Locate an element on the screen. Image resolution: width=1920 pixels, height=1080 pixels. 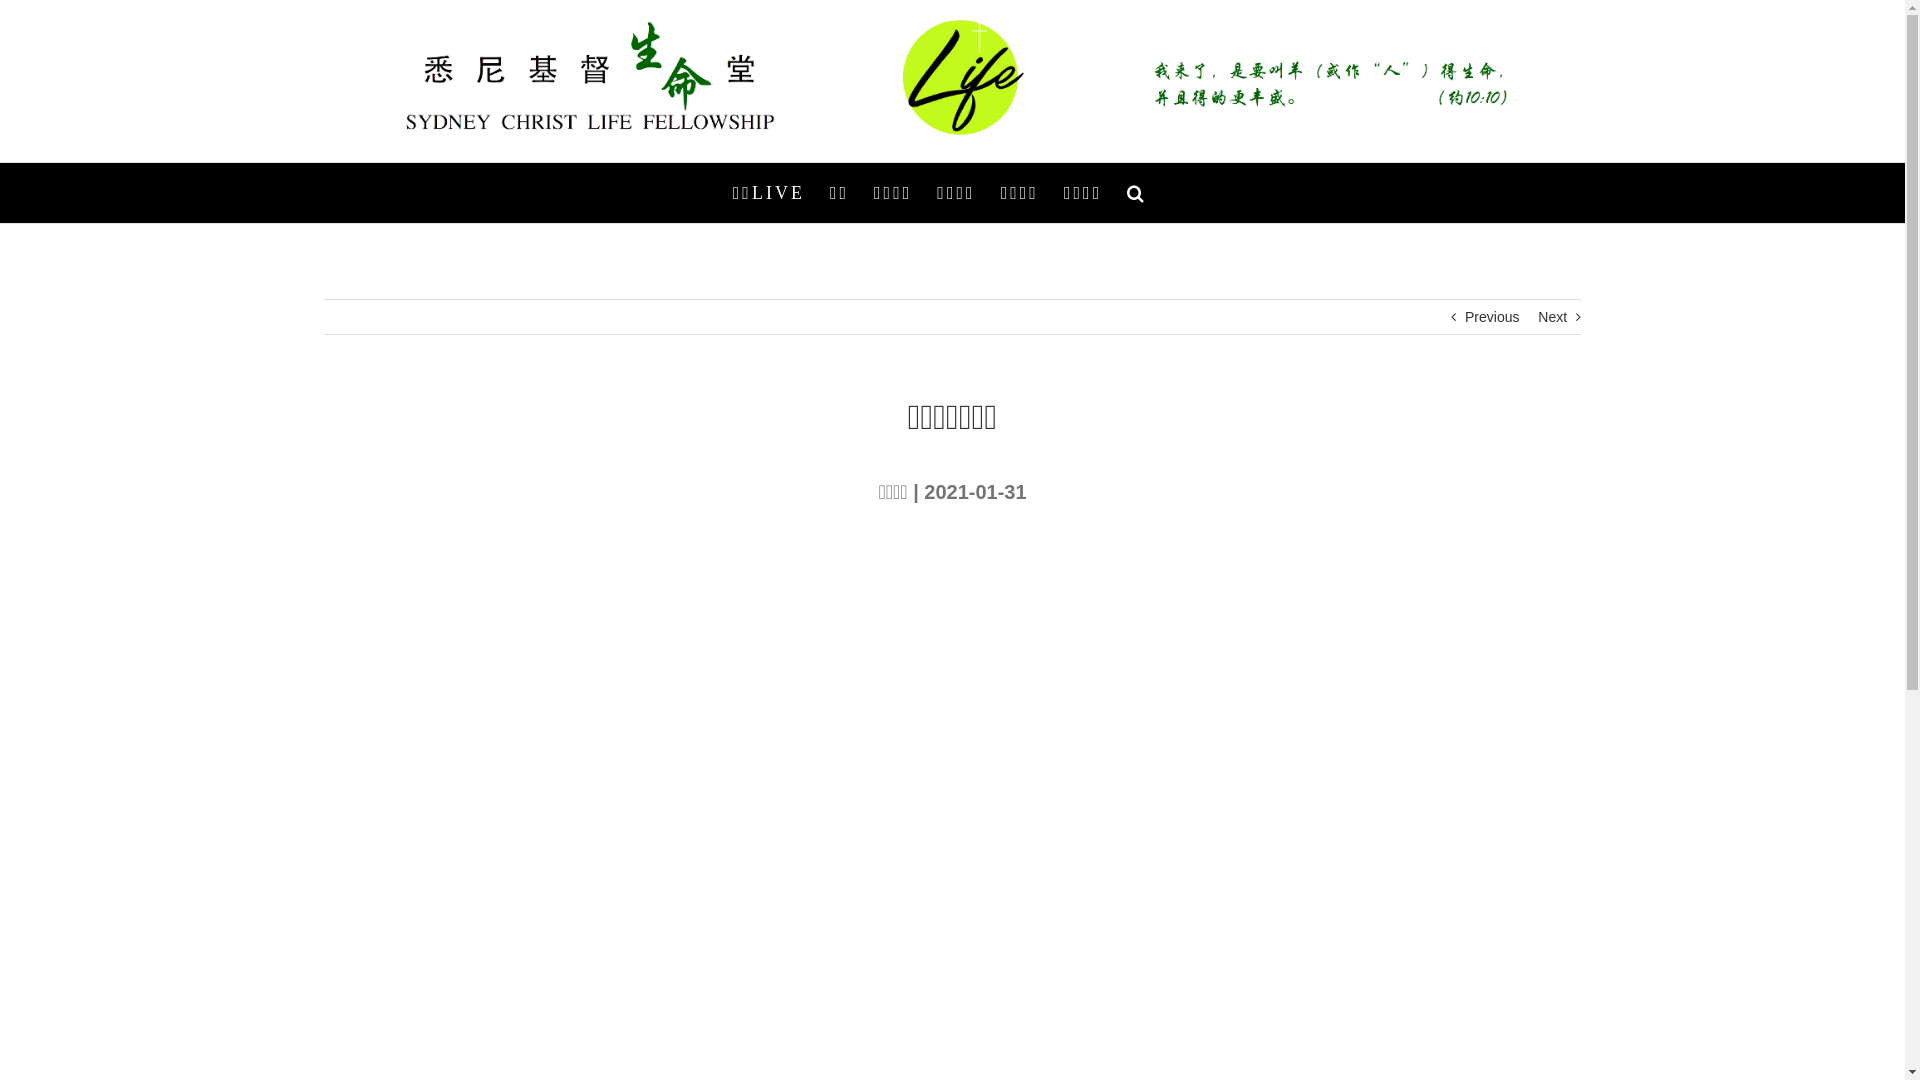
'Next' is located at coordinates (1536, 315).